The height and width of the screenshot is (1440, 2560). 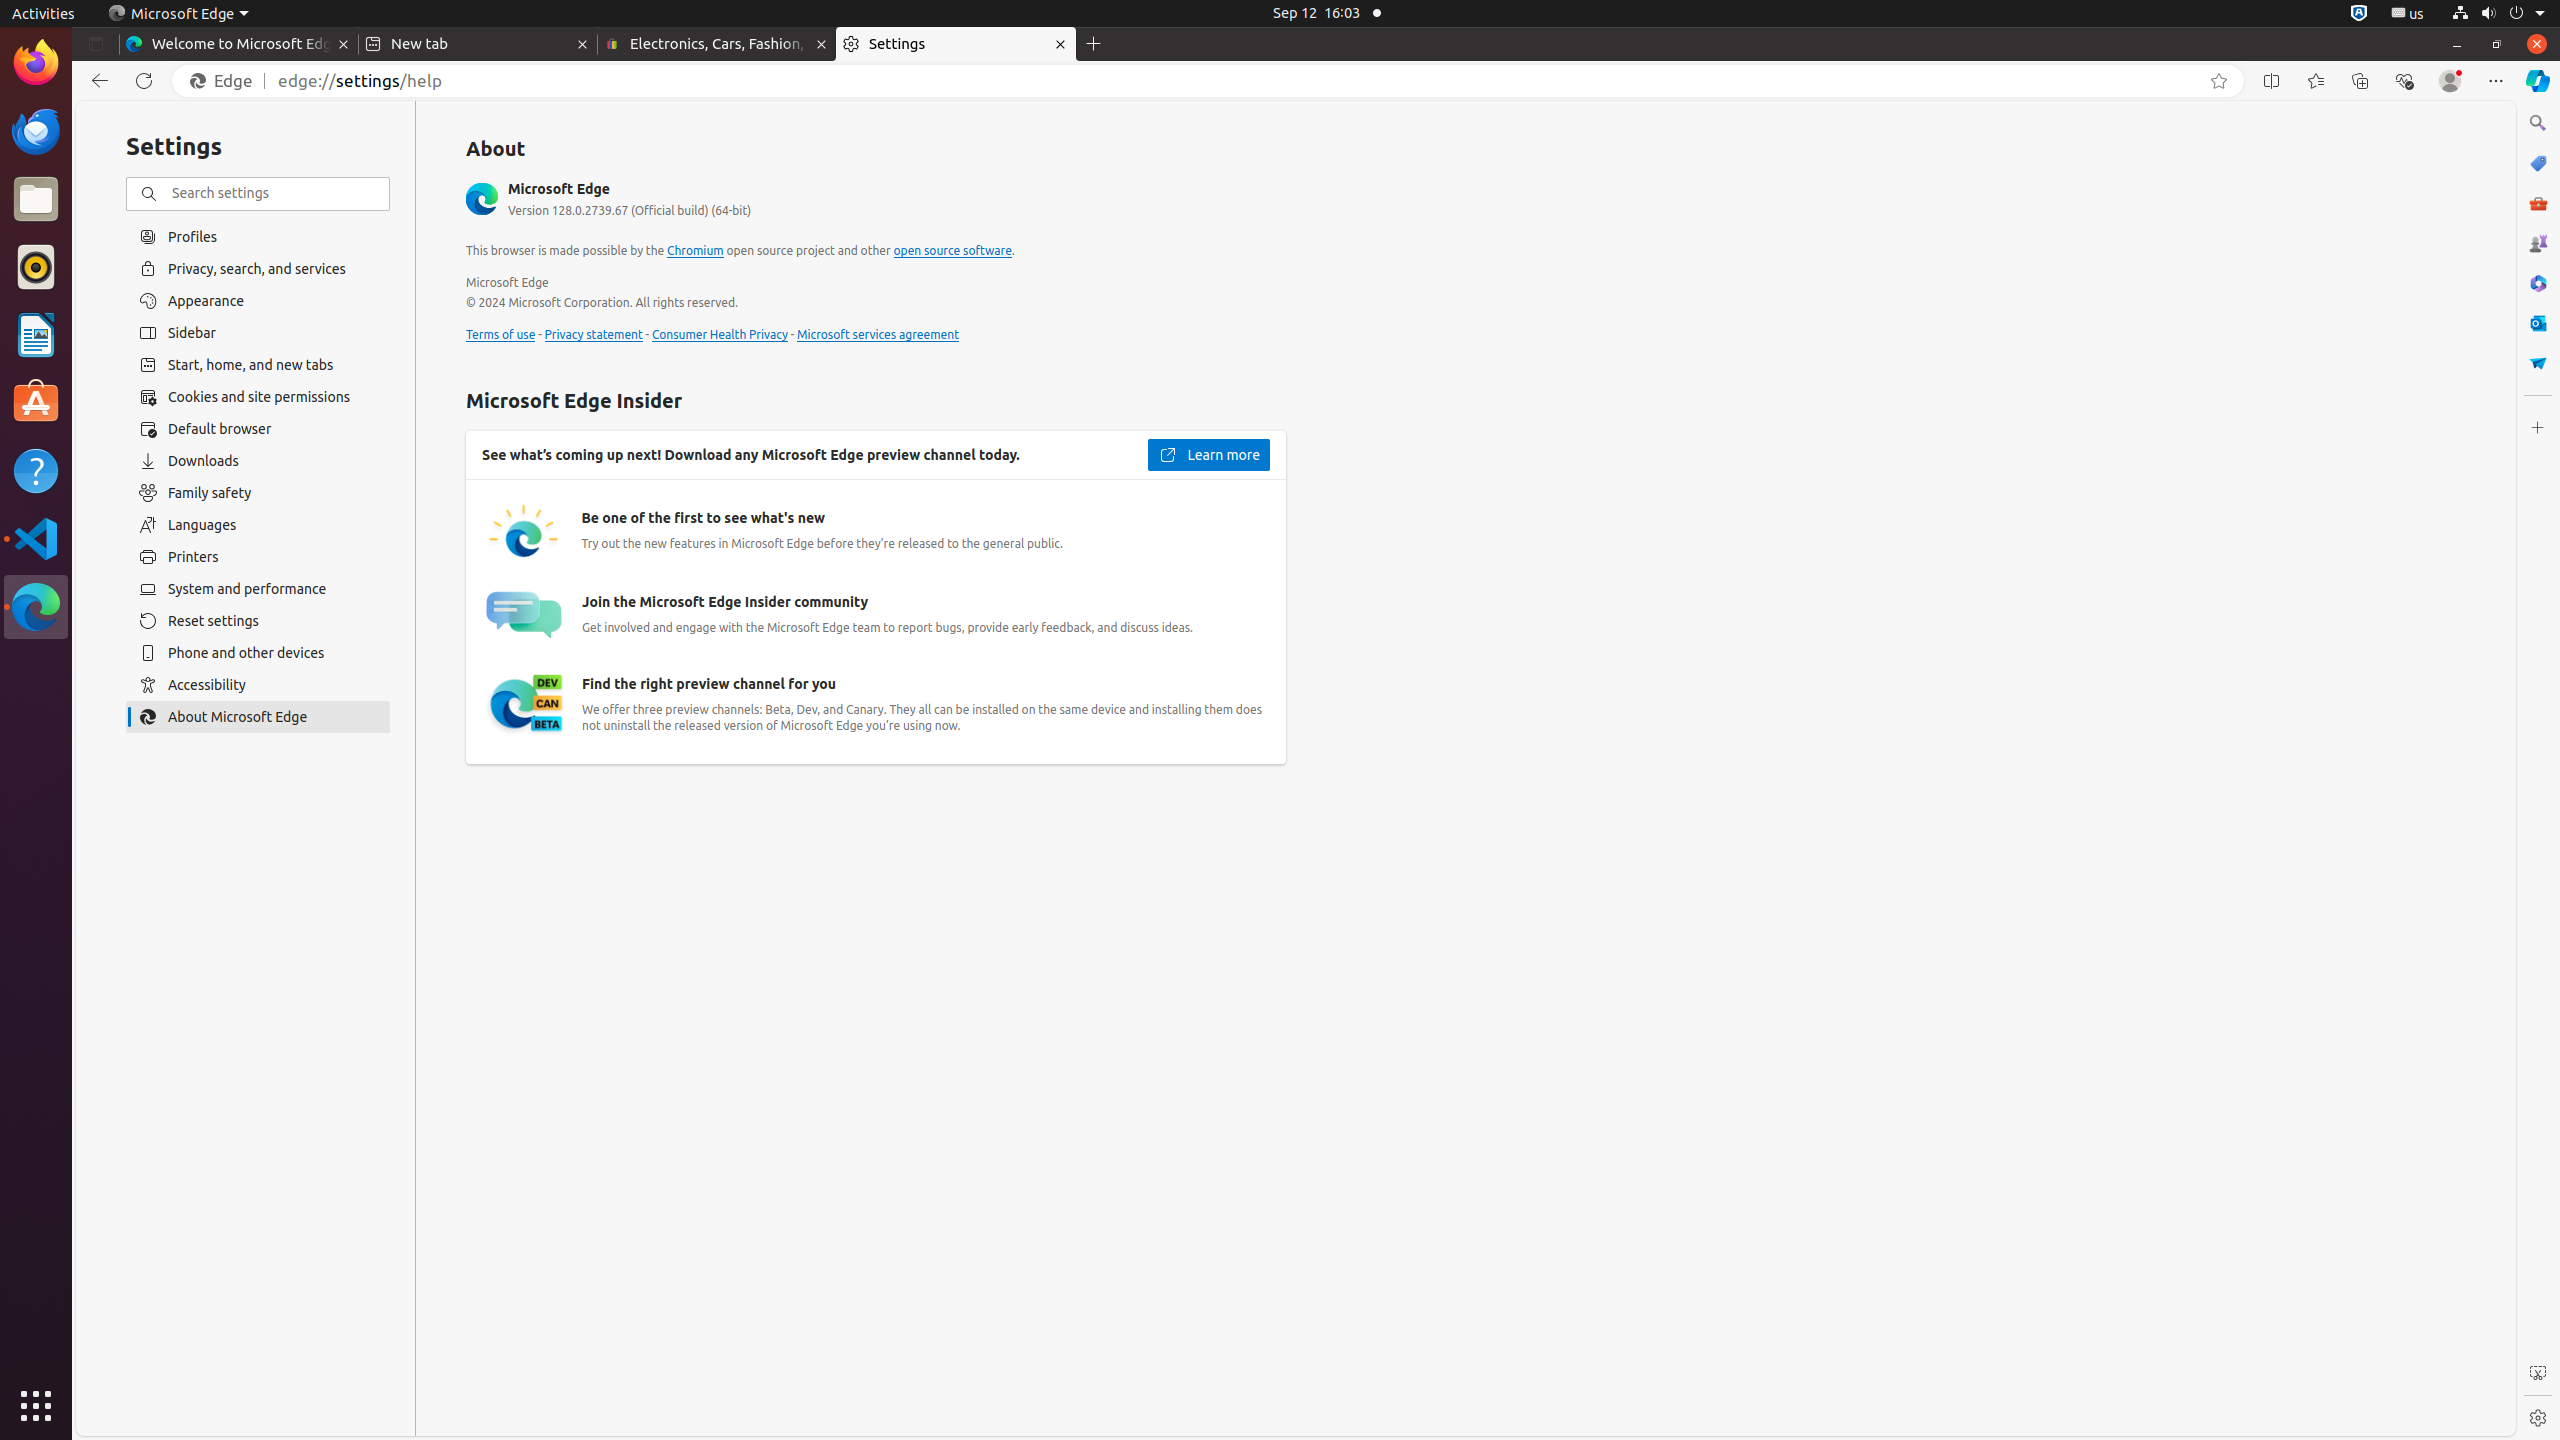 What do you see at coordinates (257, 428) in the screenshot?
I see `'Default browser'` at bounding box center [257, 428].